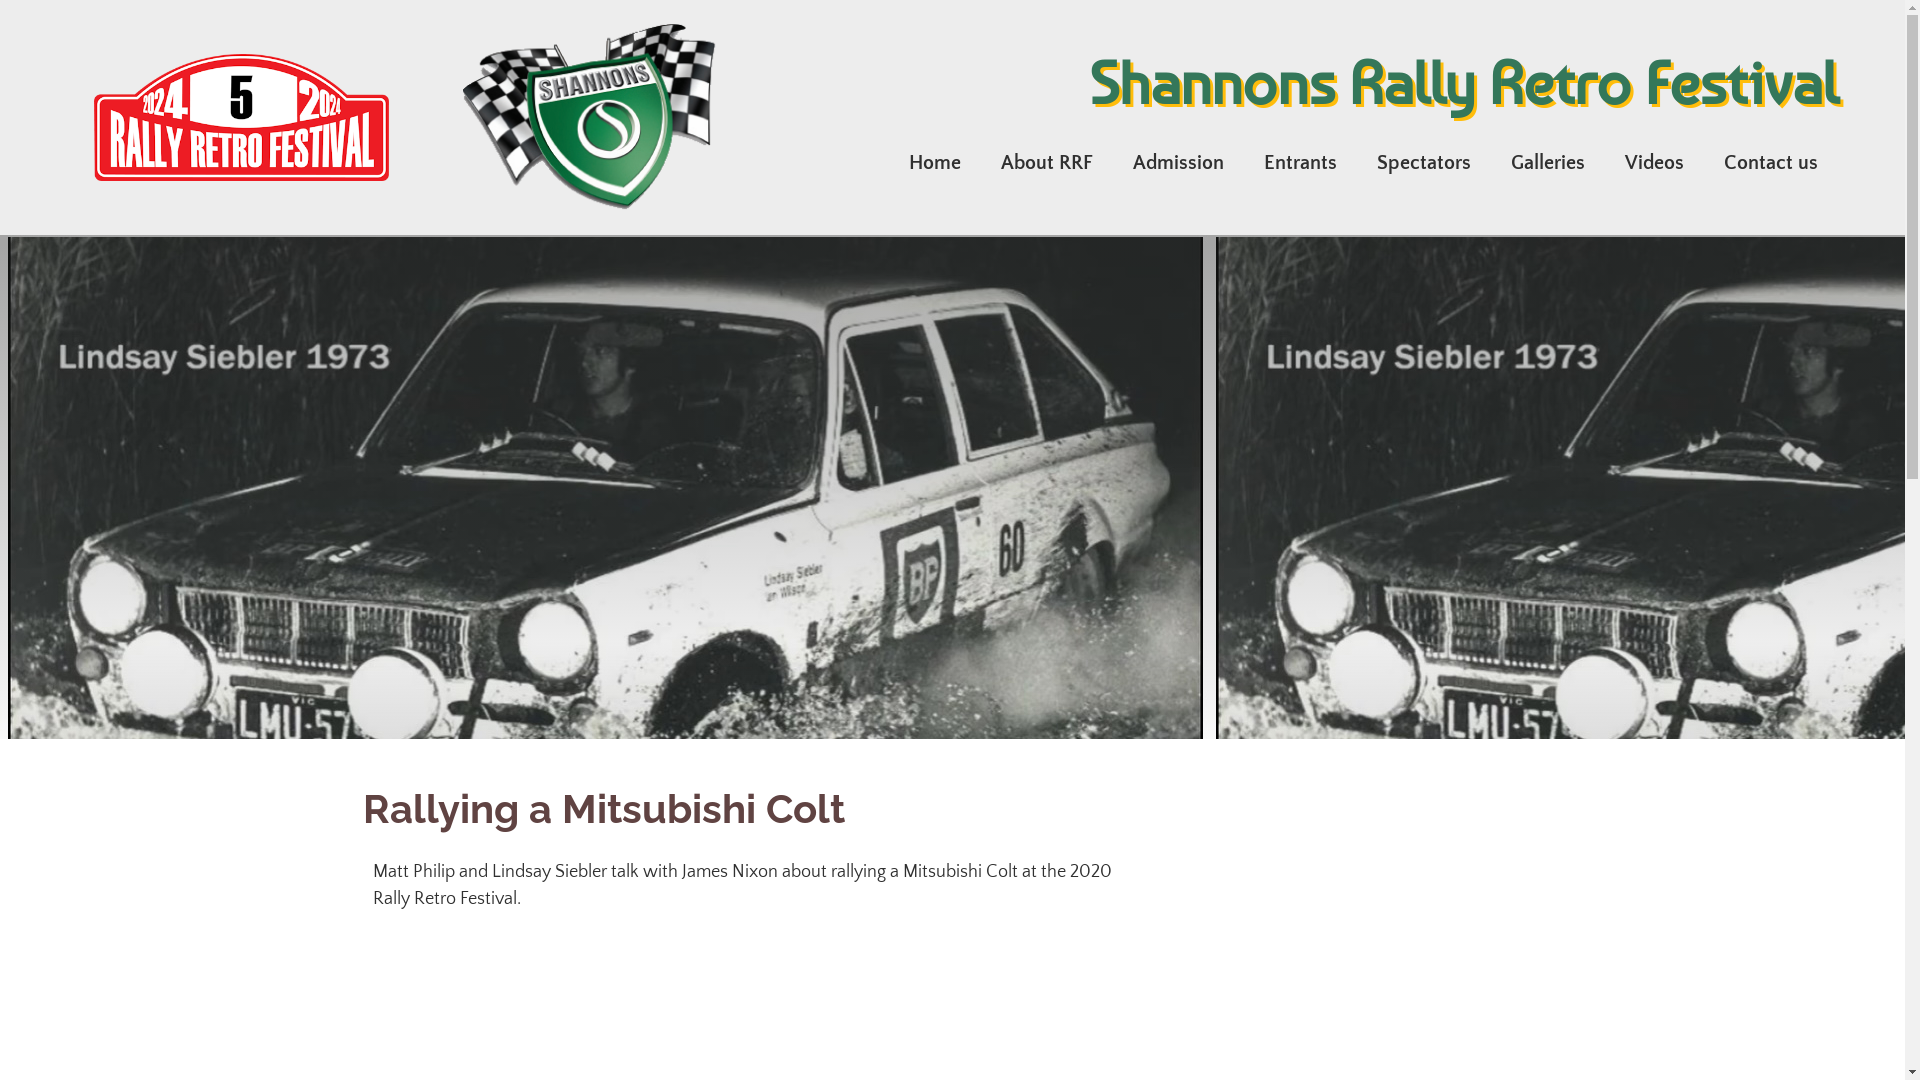 Image resolution: width=1920 pixels, height=1080 pixels. What do you see at coordinates (1654, 161) in the screenshot?
I see `'Videos'` at bounding box center [1654, 161].